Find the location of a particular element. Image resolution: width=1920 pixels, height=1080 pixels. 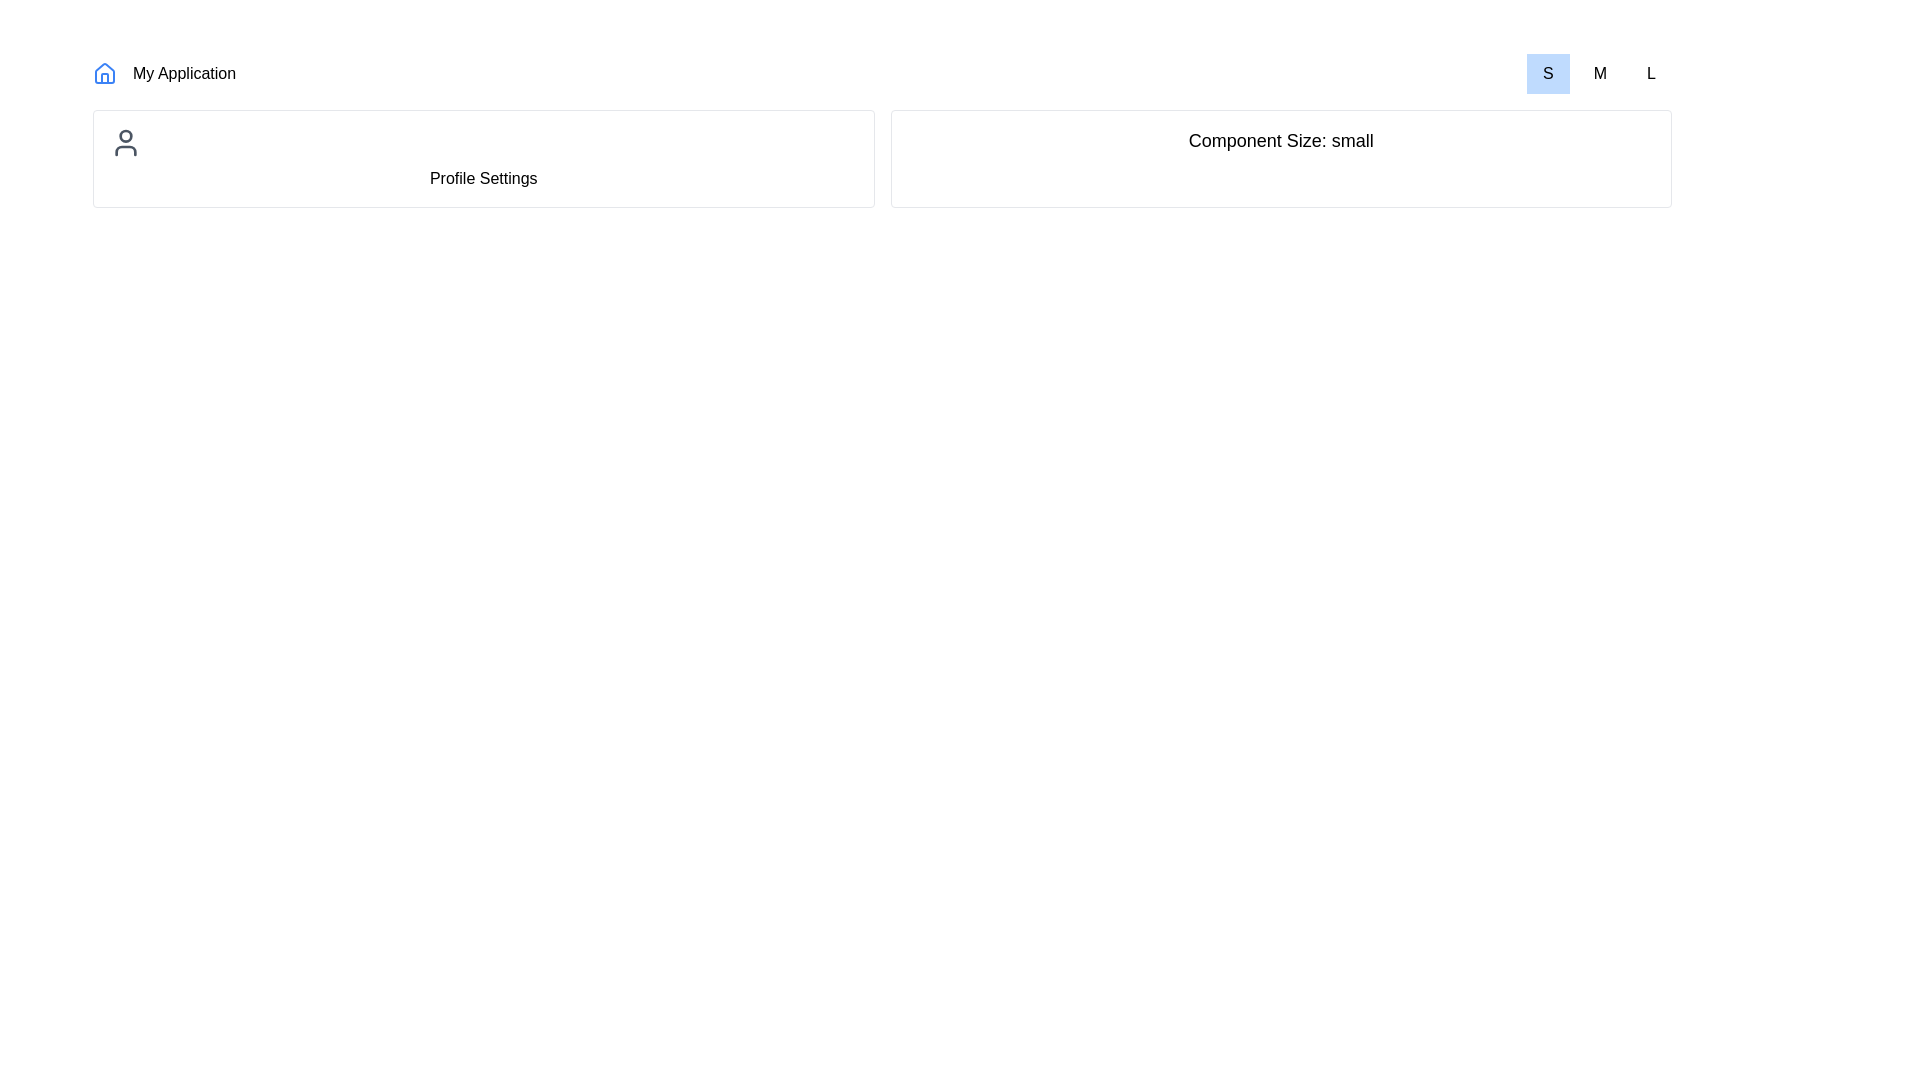

the selectable button for the 'L' option, located at the top-right corner of the interface, following the 'S' and 'M' buttons is located at coordinates (1651, 72).